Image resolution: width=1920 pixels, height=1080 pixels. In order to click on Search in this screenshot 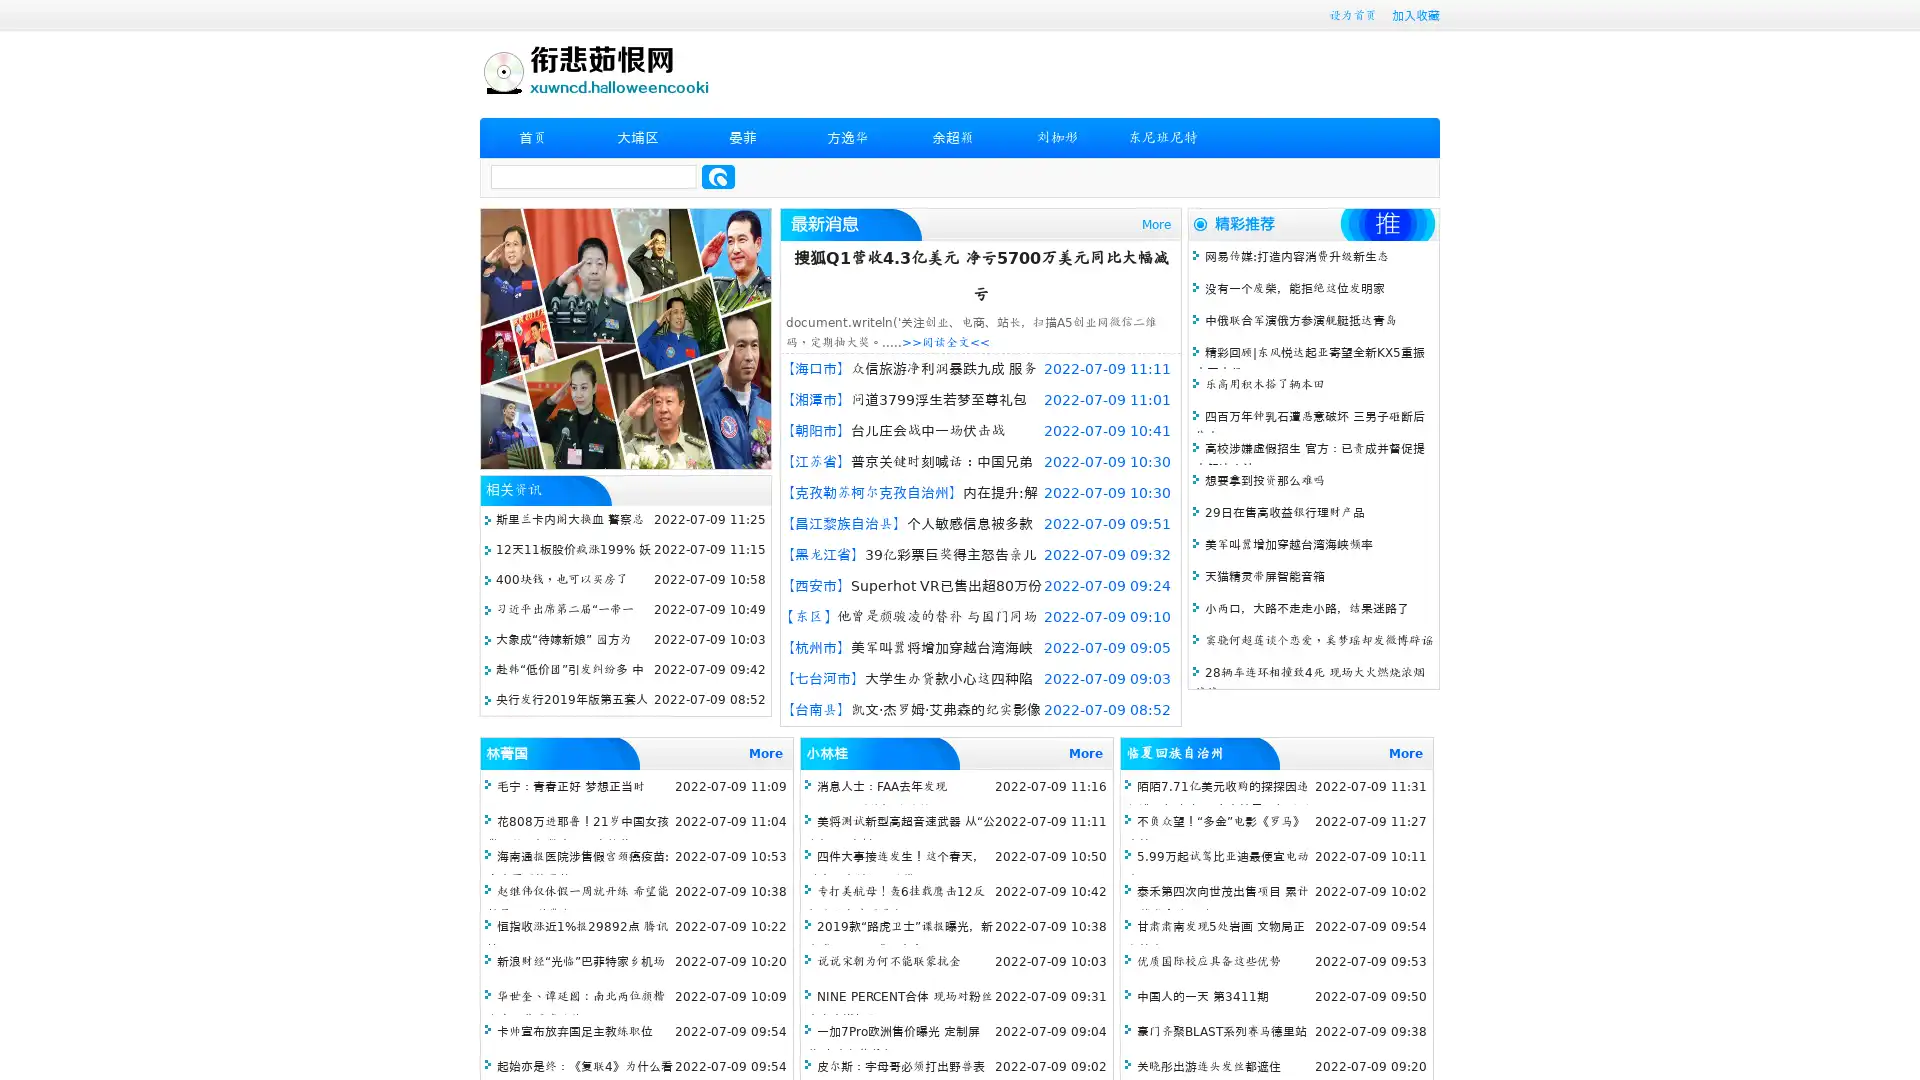, I will do `click(718, 176)`.